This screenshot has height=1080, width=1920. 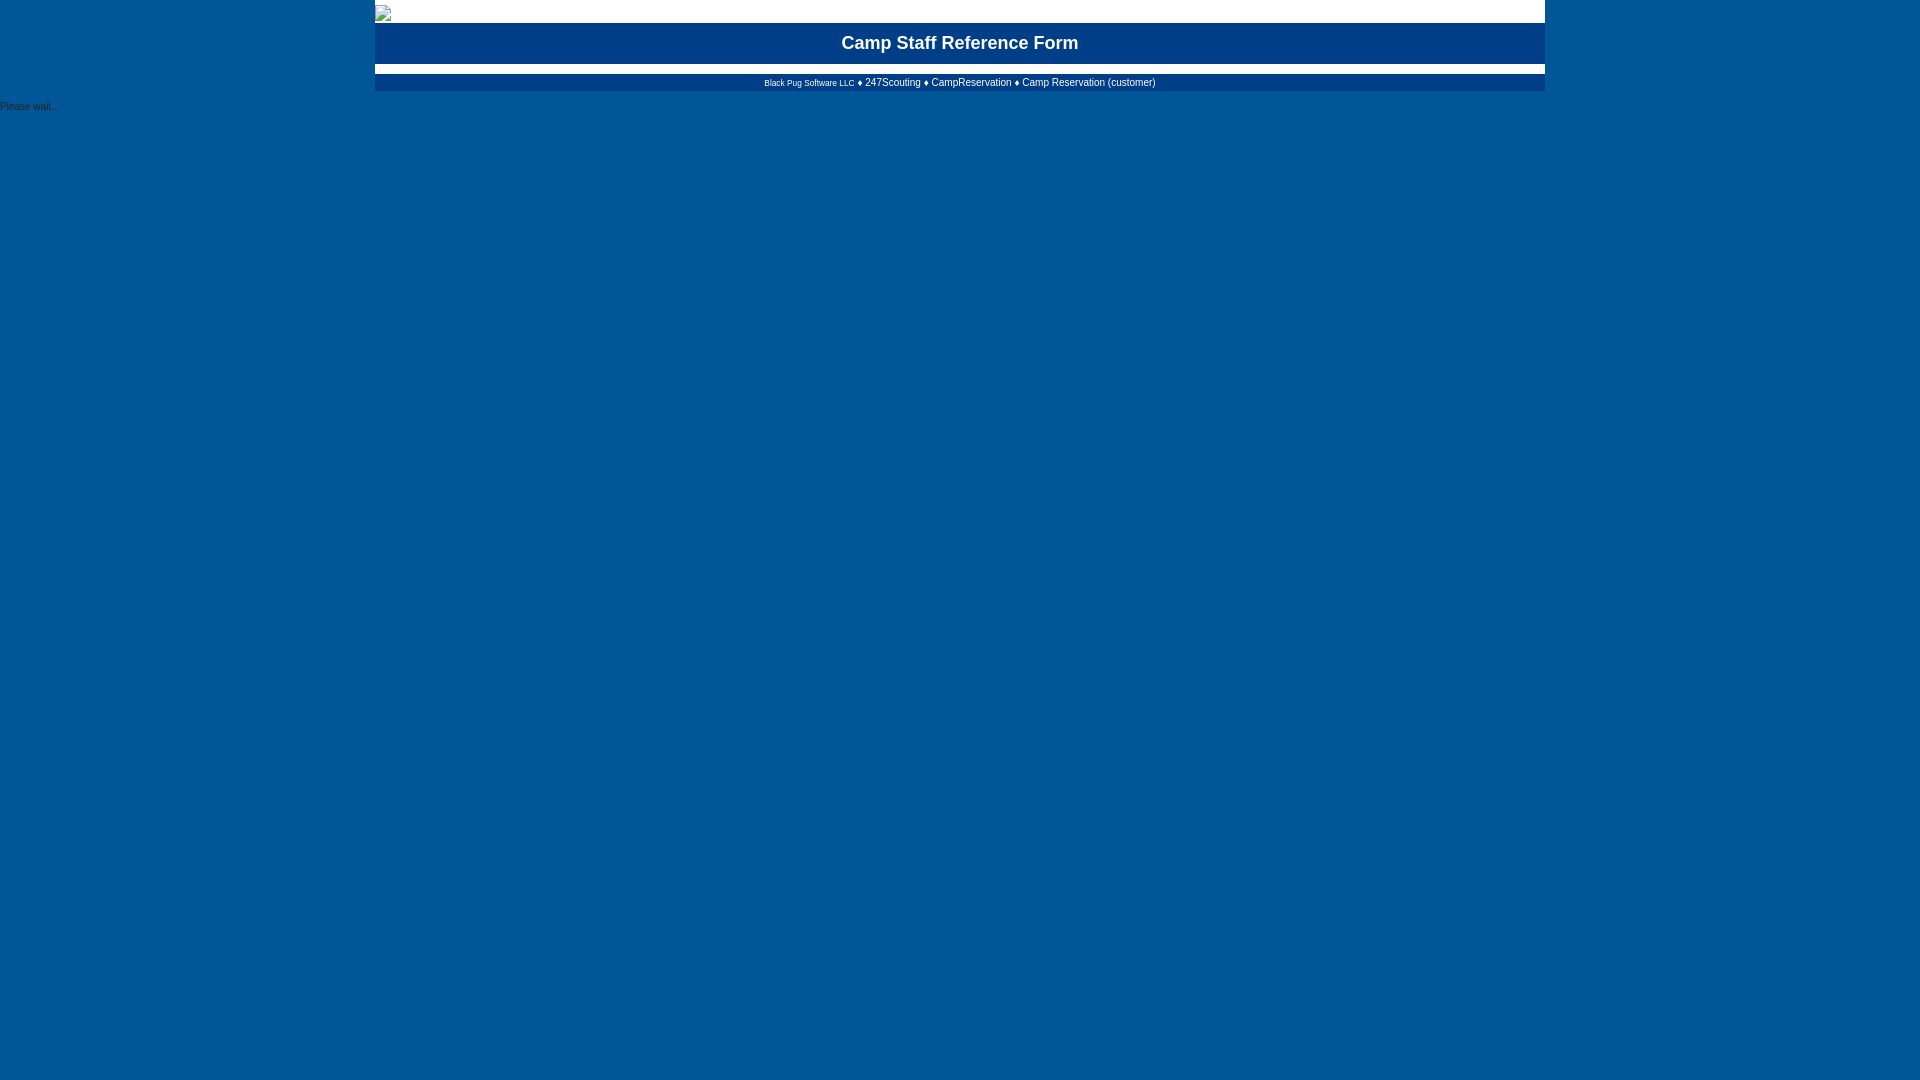 I want to click on 'Camp Reservation (customer)', so click(x=1022, y=81).